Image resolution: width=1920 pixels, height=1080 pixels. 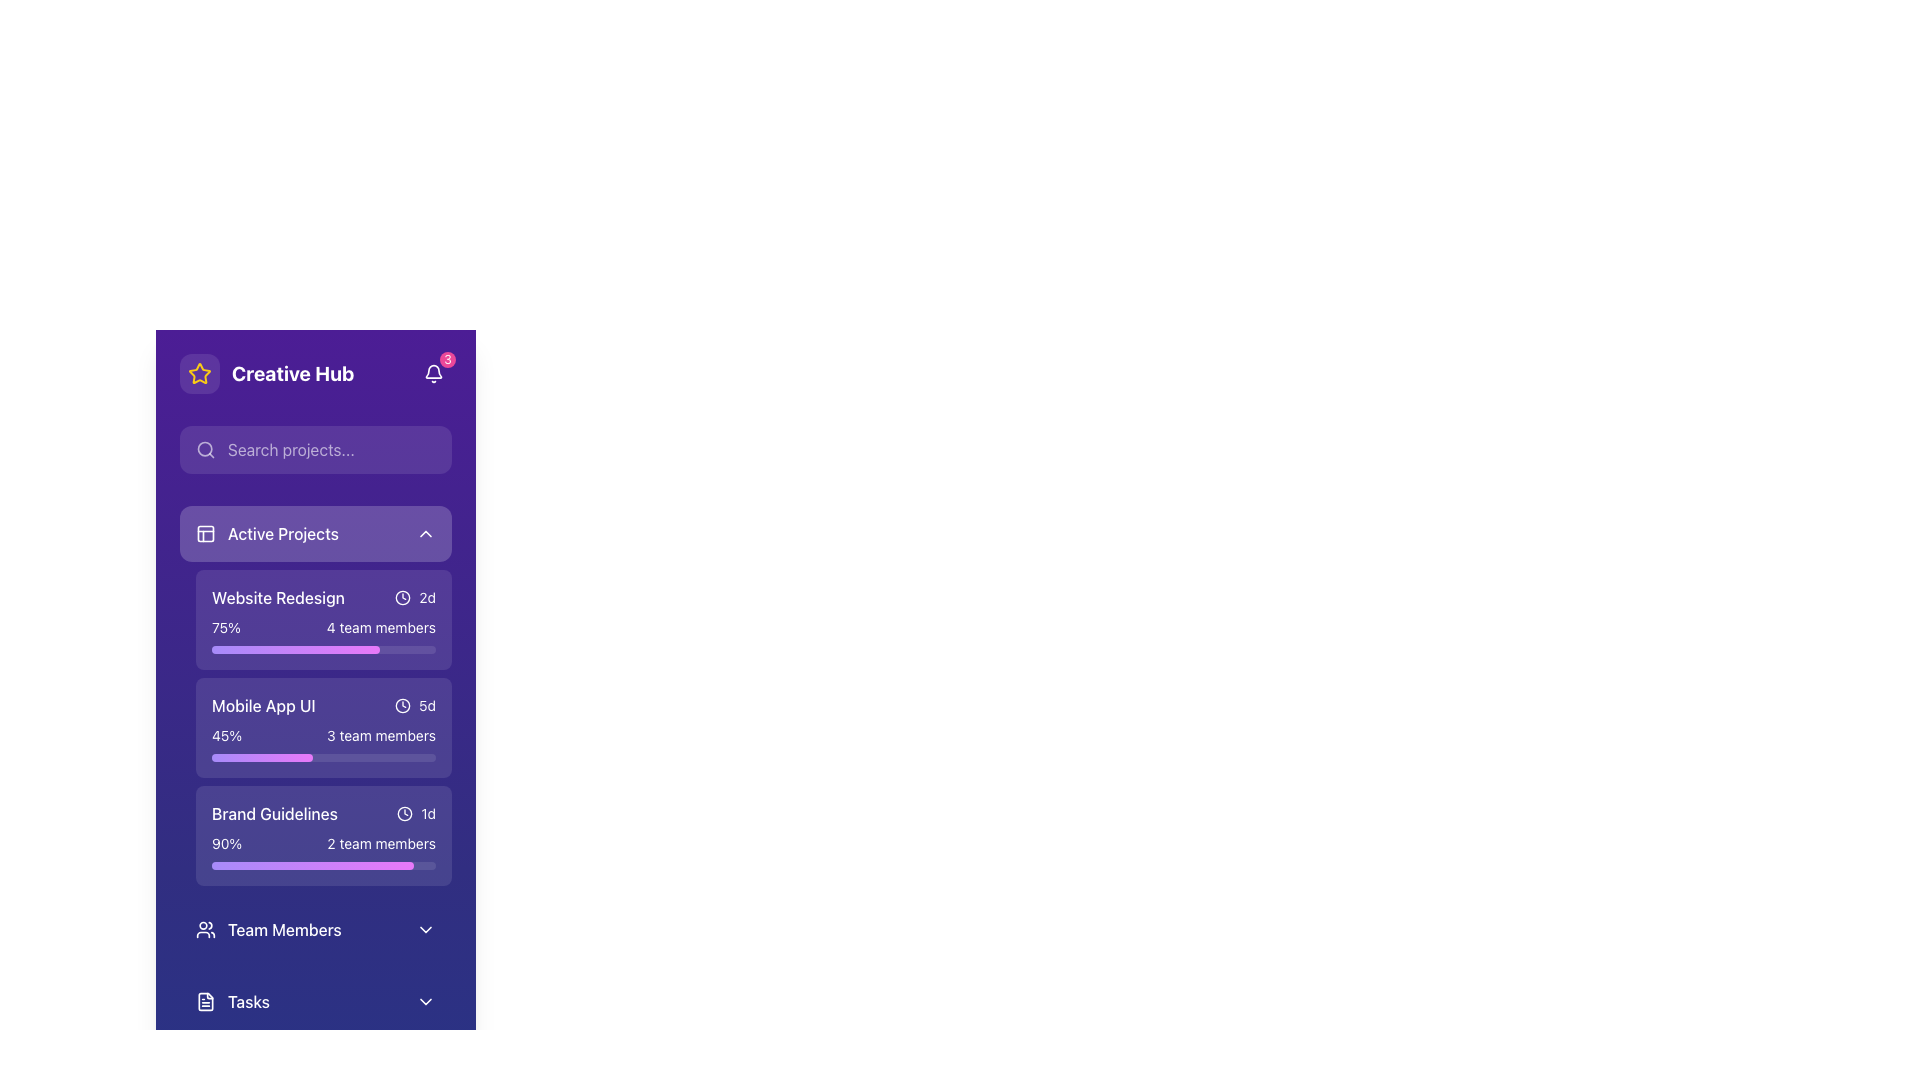 I want to click on informational text displaying the task completion percentage and team member count located in the 'Brand Guidelines' section, below the progress bar, so click(x=324, y=844).